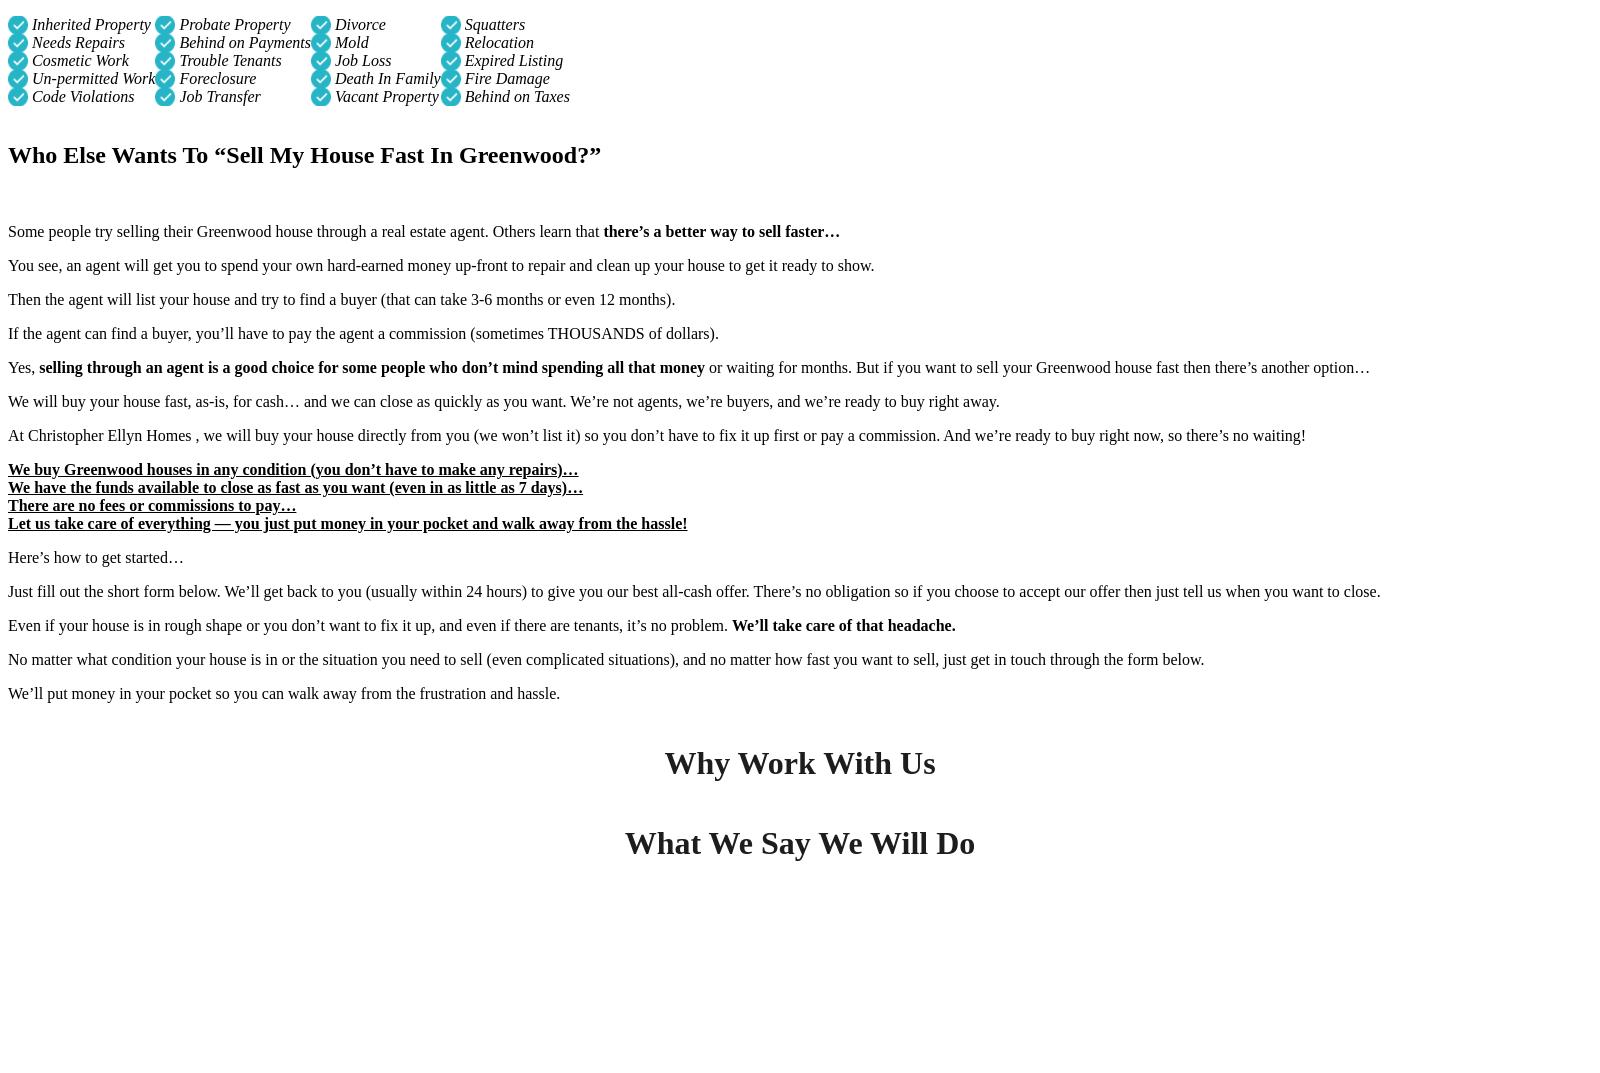  I want to click on 'Why Work With Us', so click(799, 762).